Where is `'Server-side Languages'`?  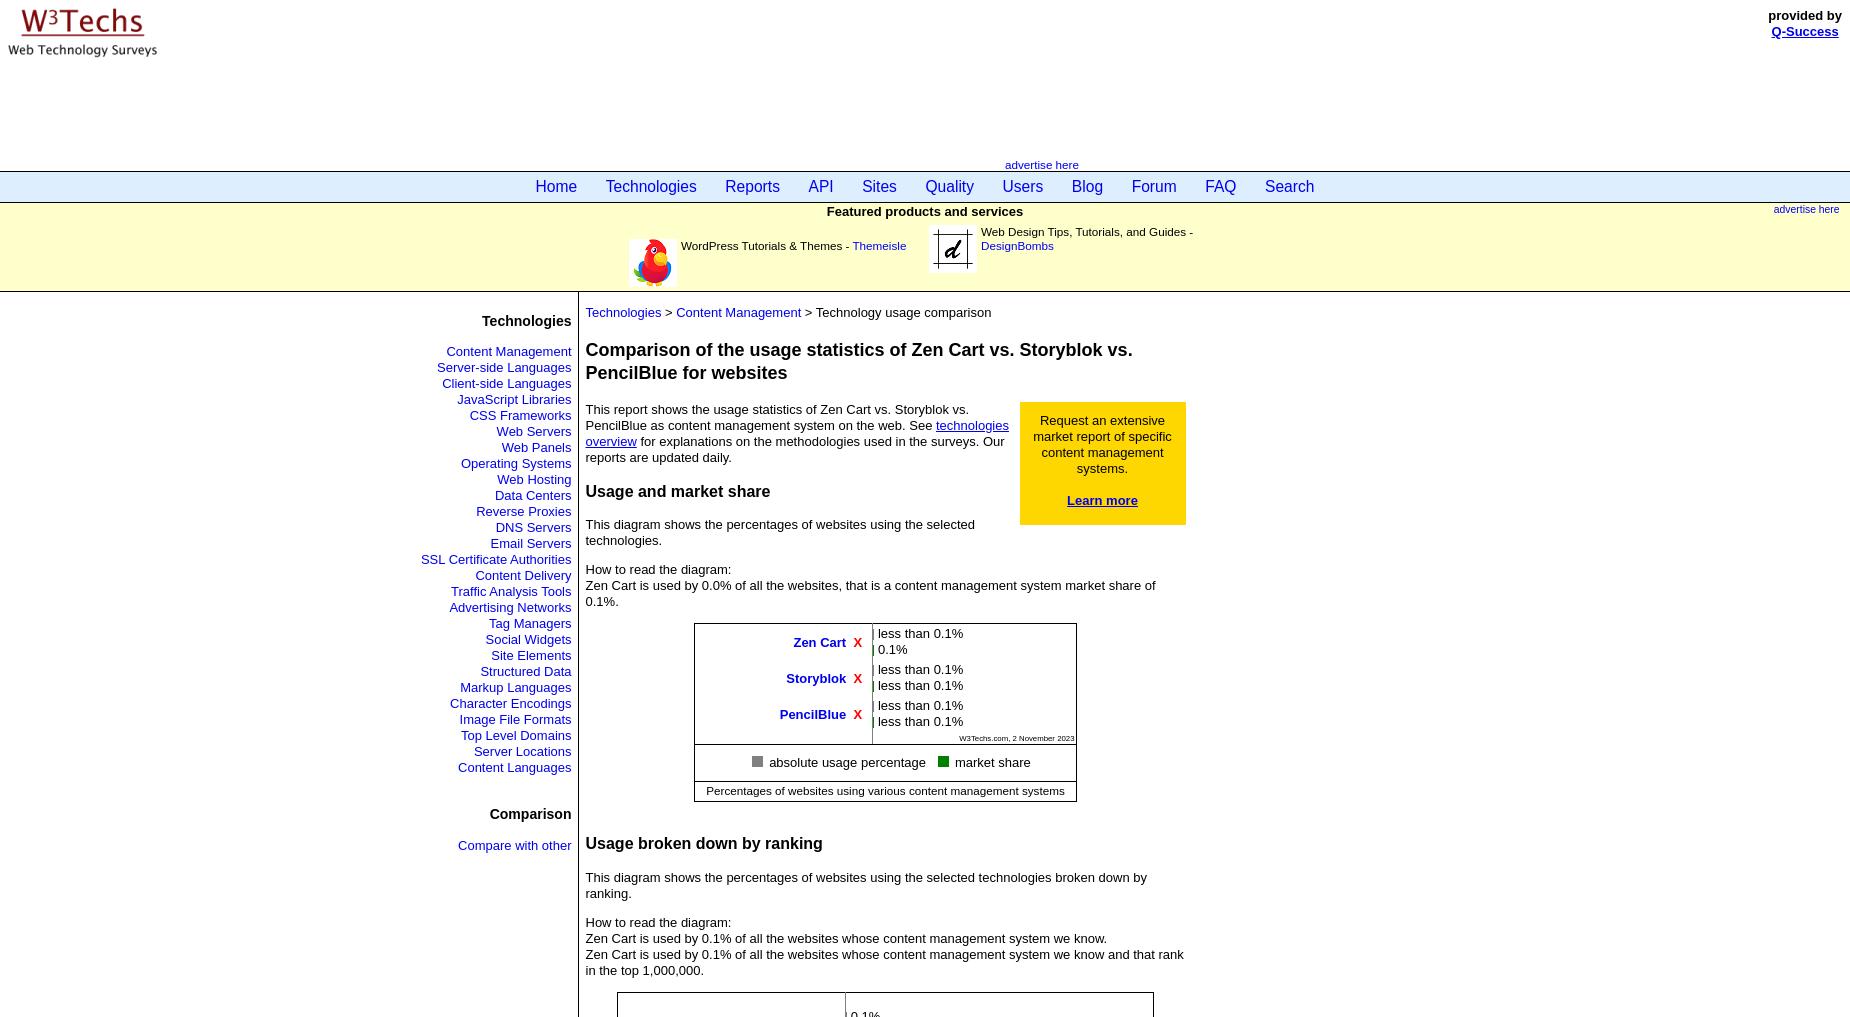
'Server-side Languages' is located at coordinates (503, 366).